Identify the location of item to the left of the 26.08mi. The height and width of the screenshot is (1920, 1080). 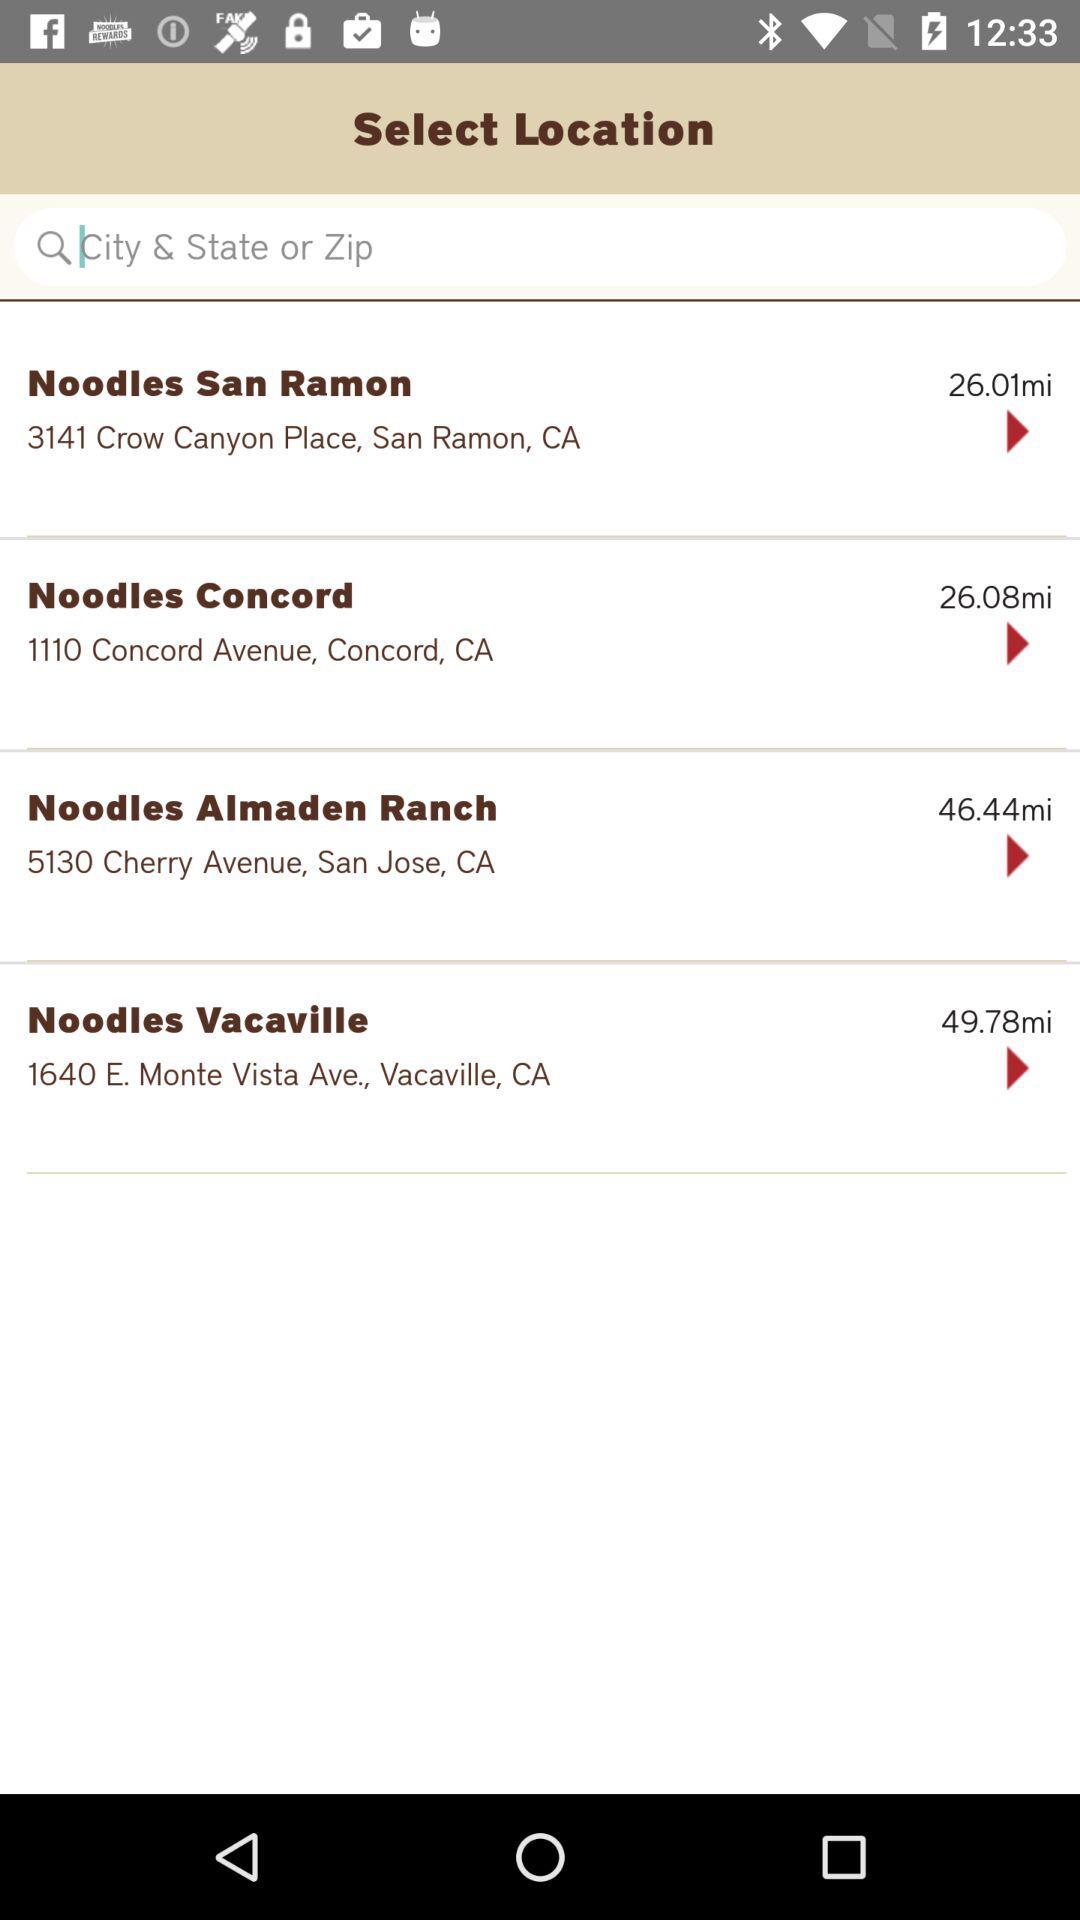
(436, 593).